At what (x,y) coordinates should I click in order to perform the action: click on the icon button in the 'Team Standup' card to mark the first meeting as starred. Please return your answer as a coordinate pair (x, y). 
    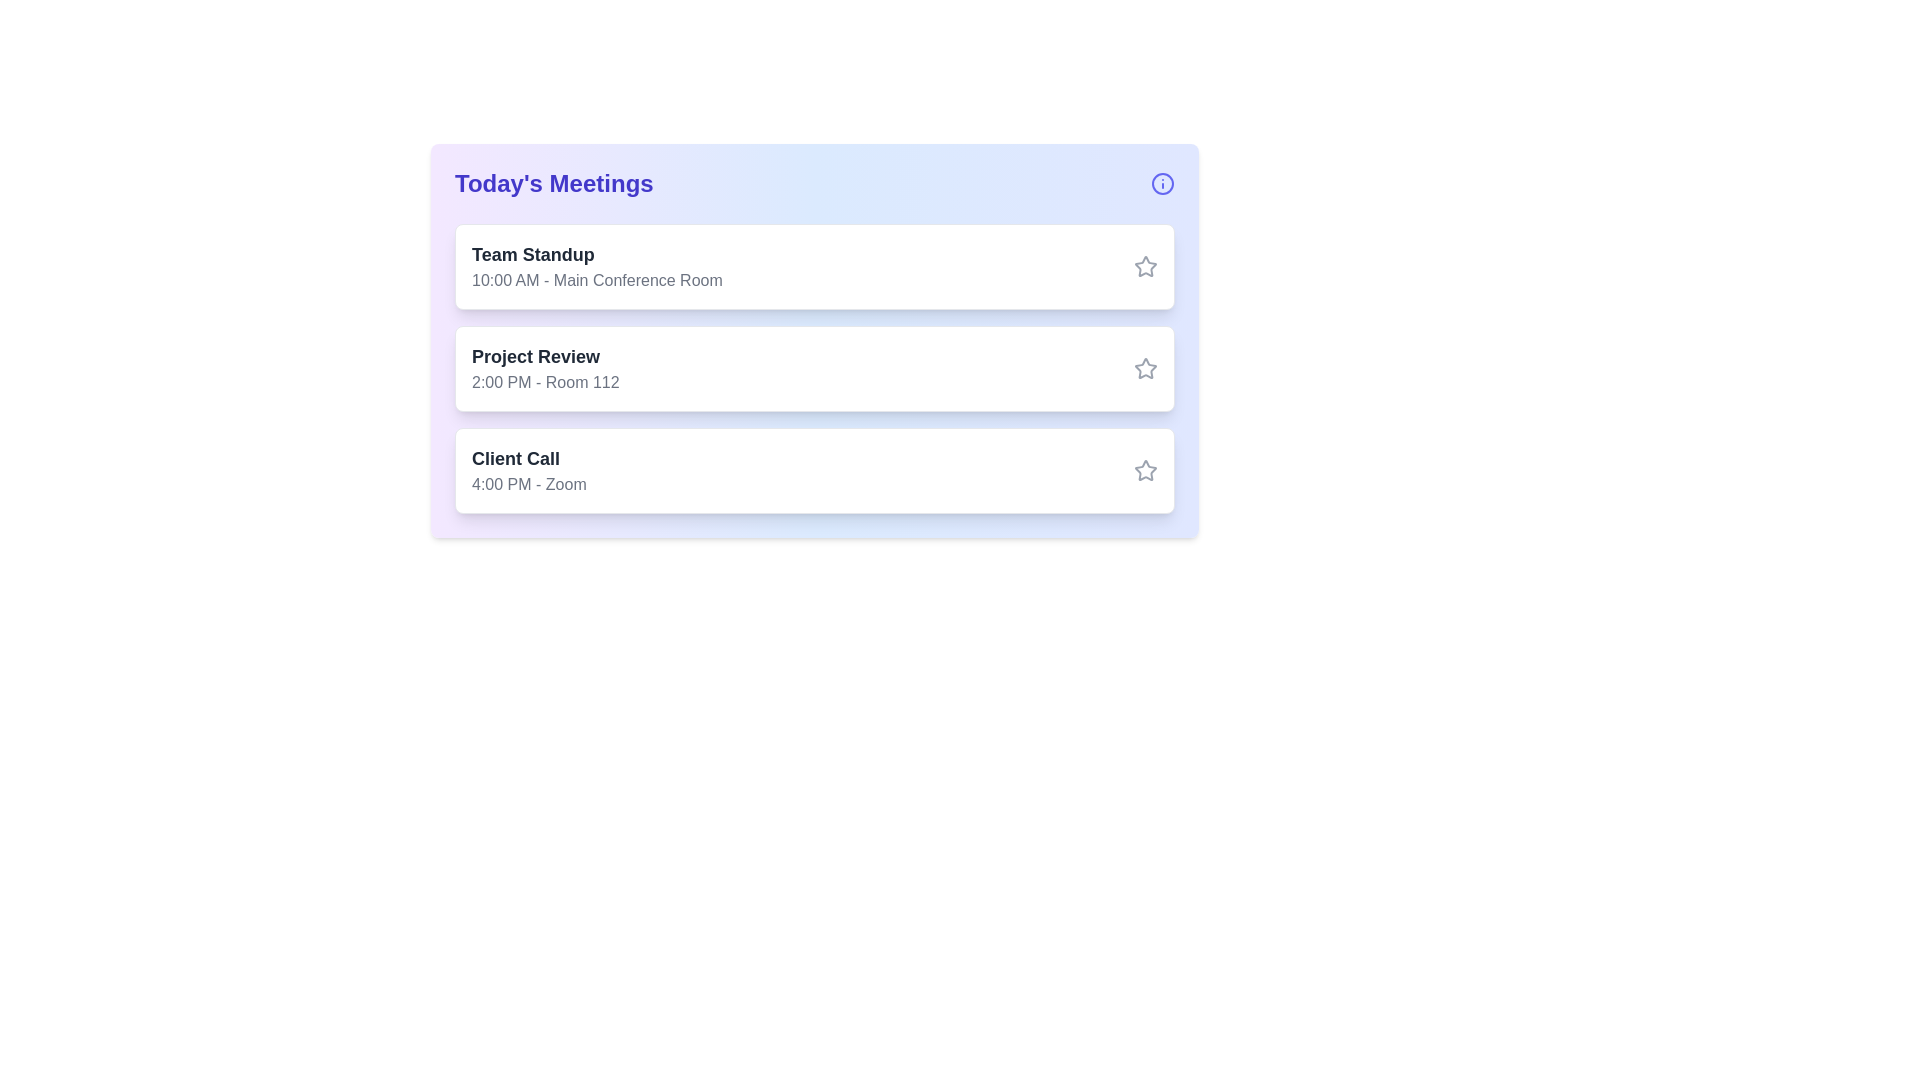
    Looking at the image, I should click on (1146, 265).